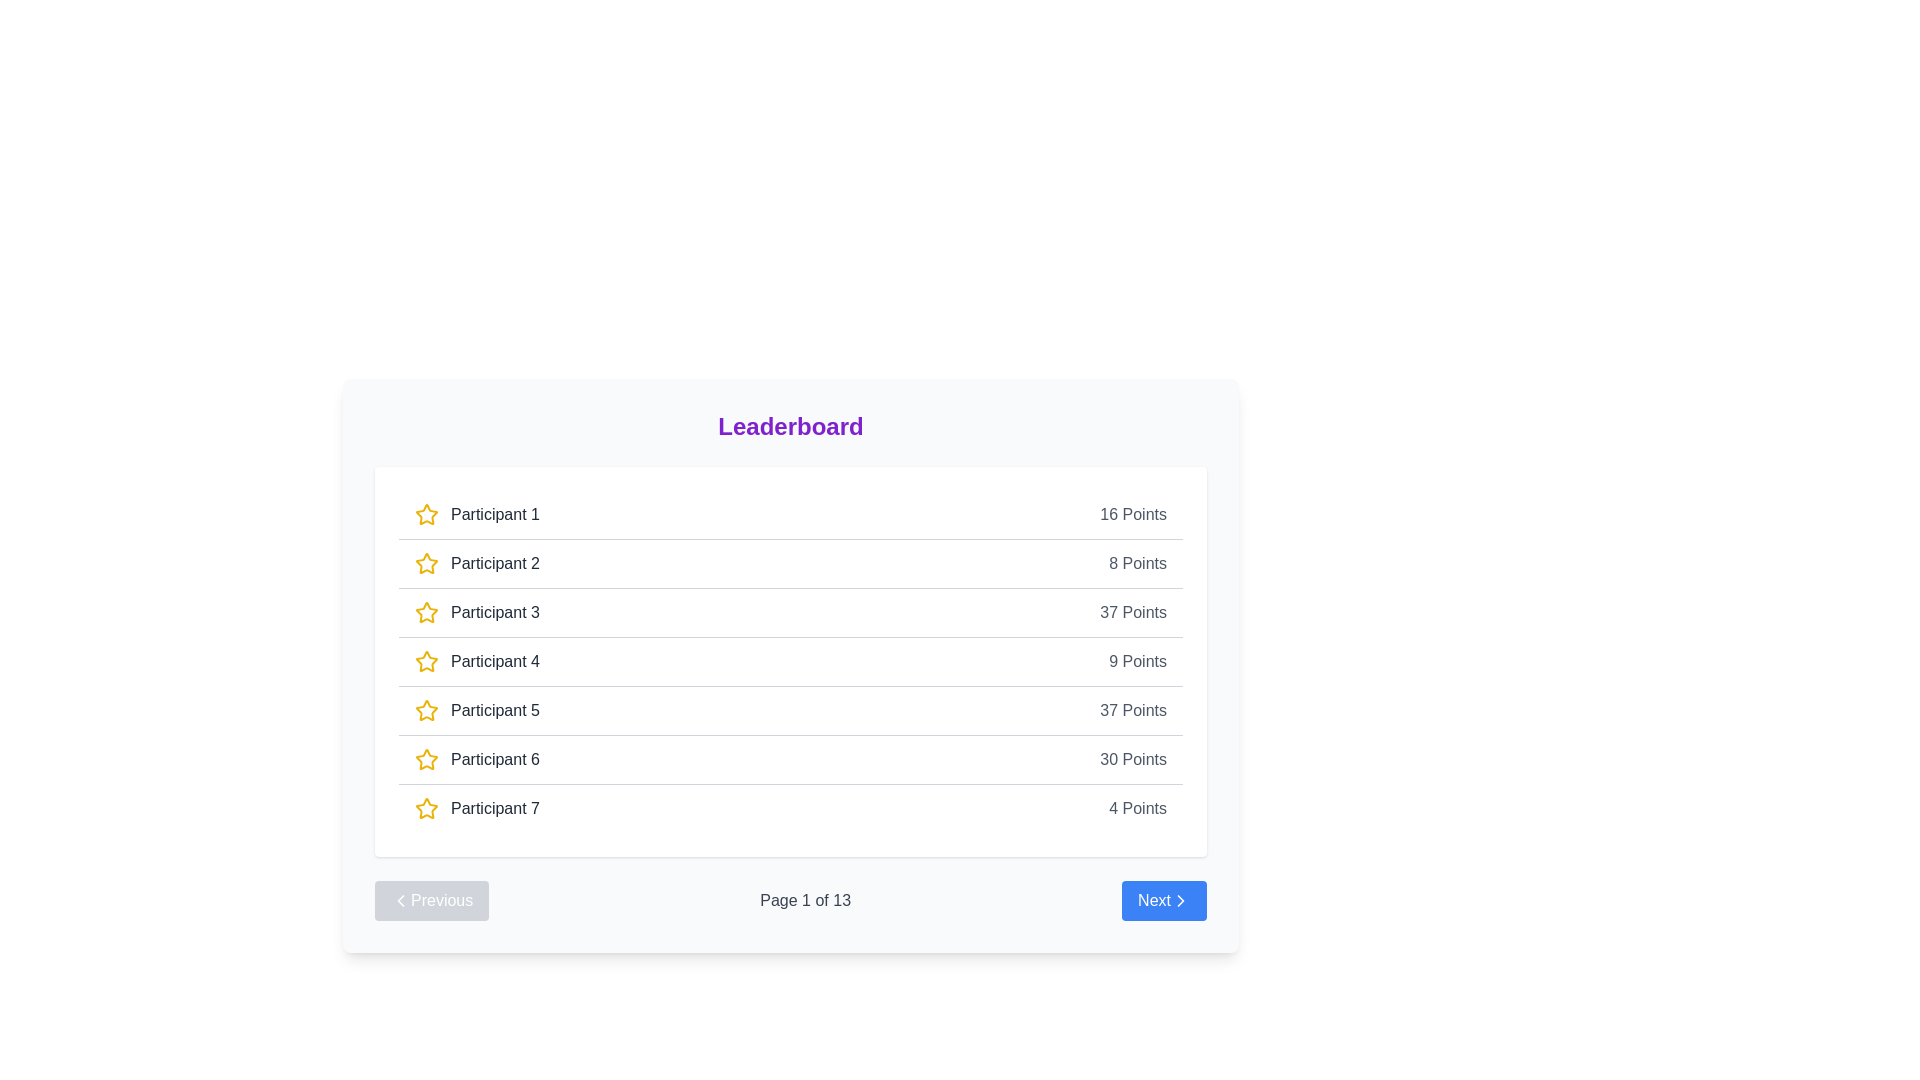 The width and height of the screenshot is (1920, 1080). What do you see at coordinates (400, 901) in the screenshot?
I see `the backward navigation icon located at the leftmost side of the 'Previous' button in the pagination control` at bounding box center [400, 901].